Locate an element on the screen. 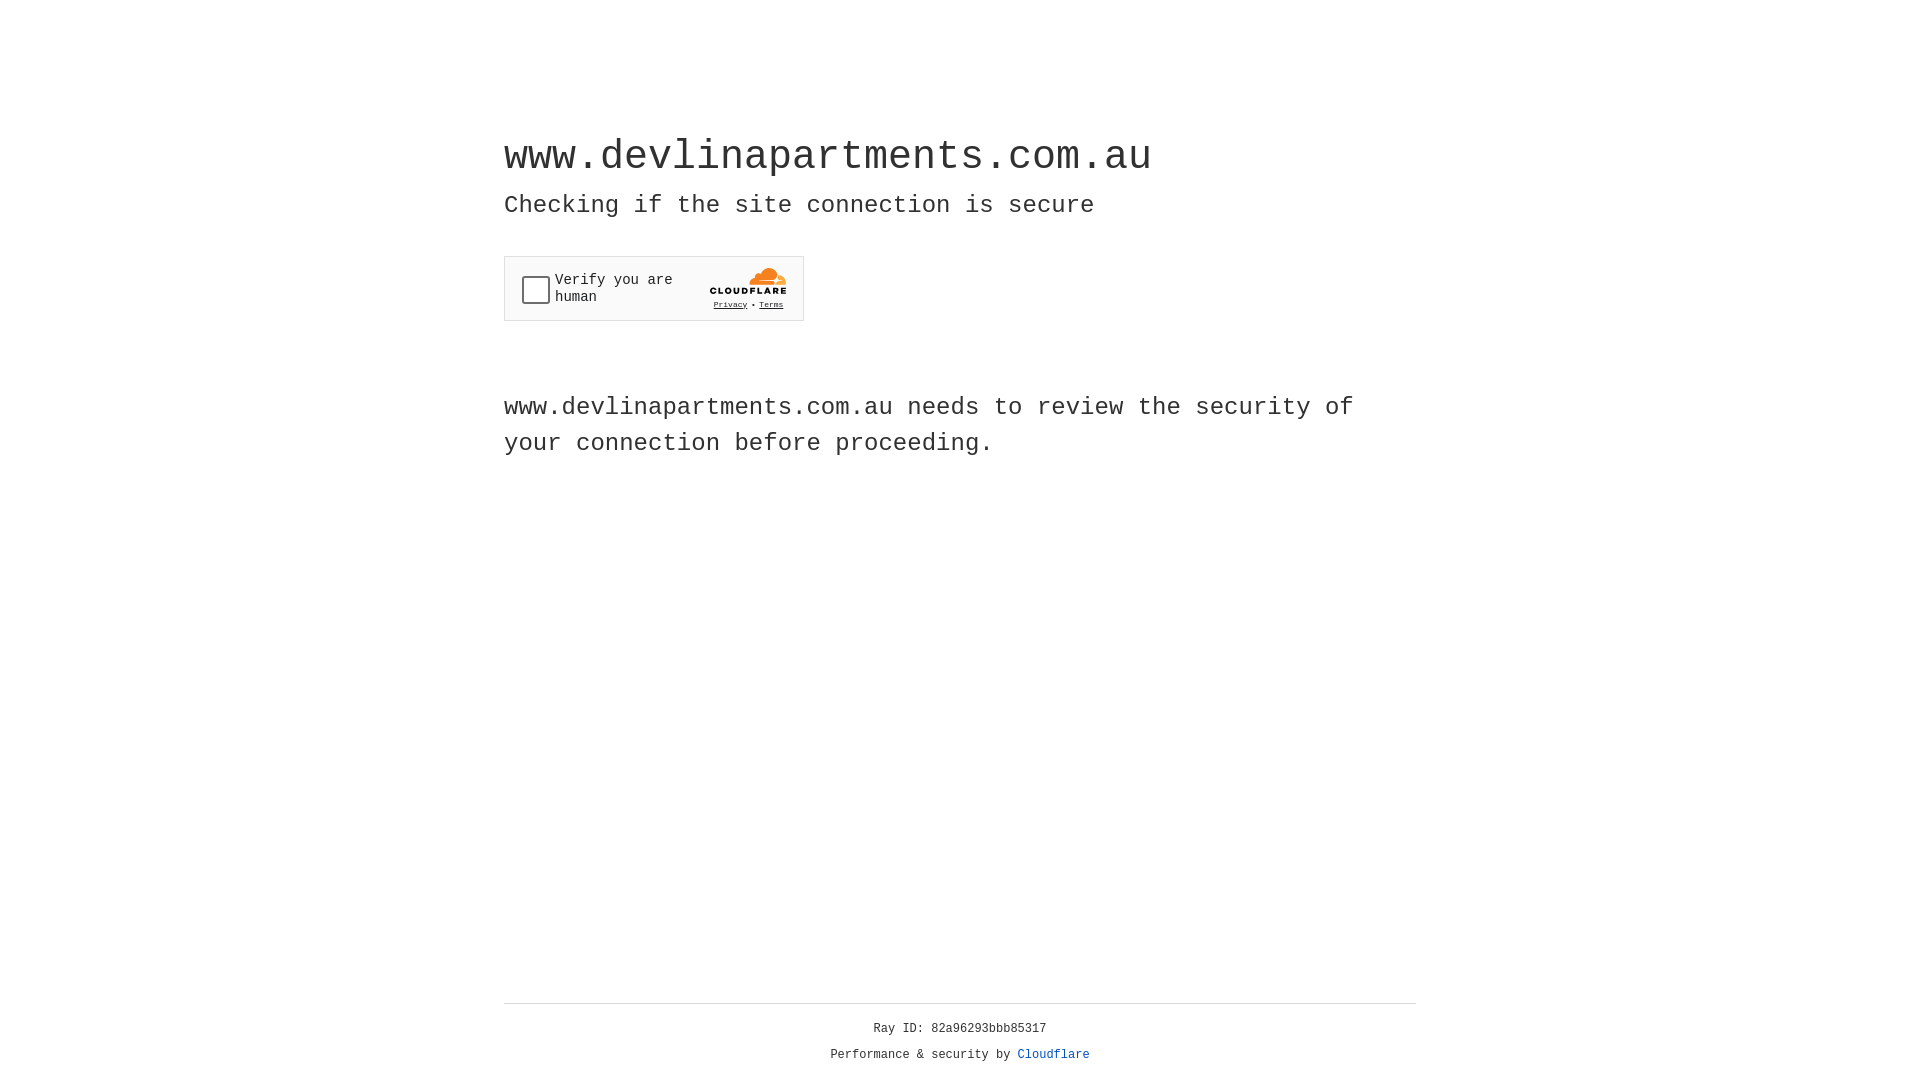 The width and height of the screenshot is (1920, 1080). 'Widget containing a Cloudflare security challenge' is located at coordinates (653, 288).